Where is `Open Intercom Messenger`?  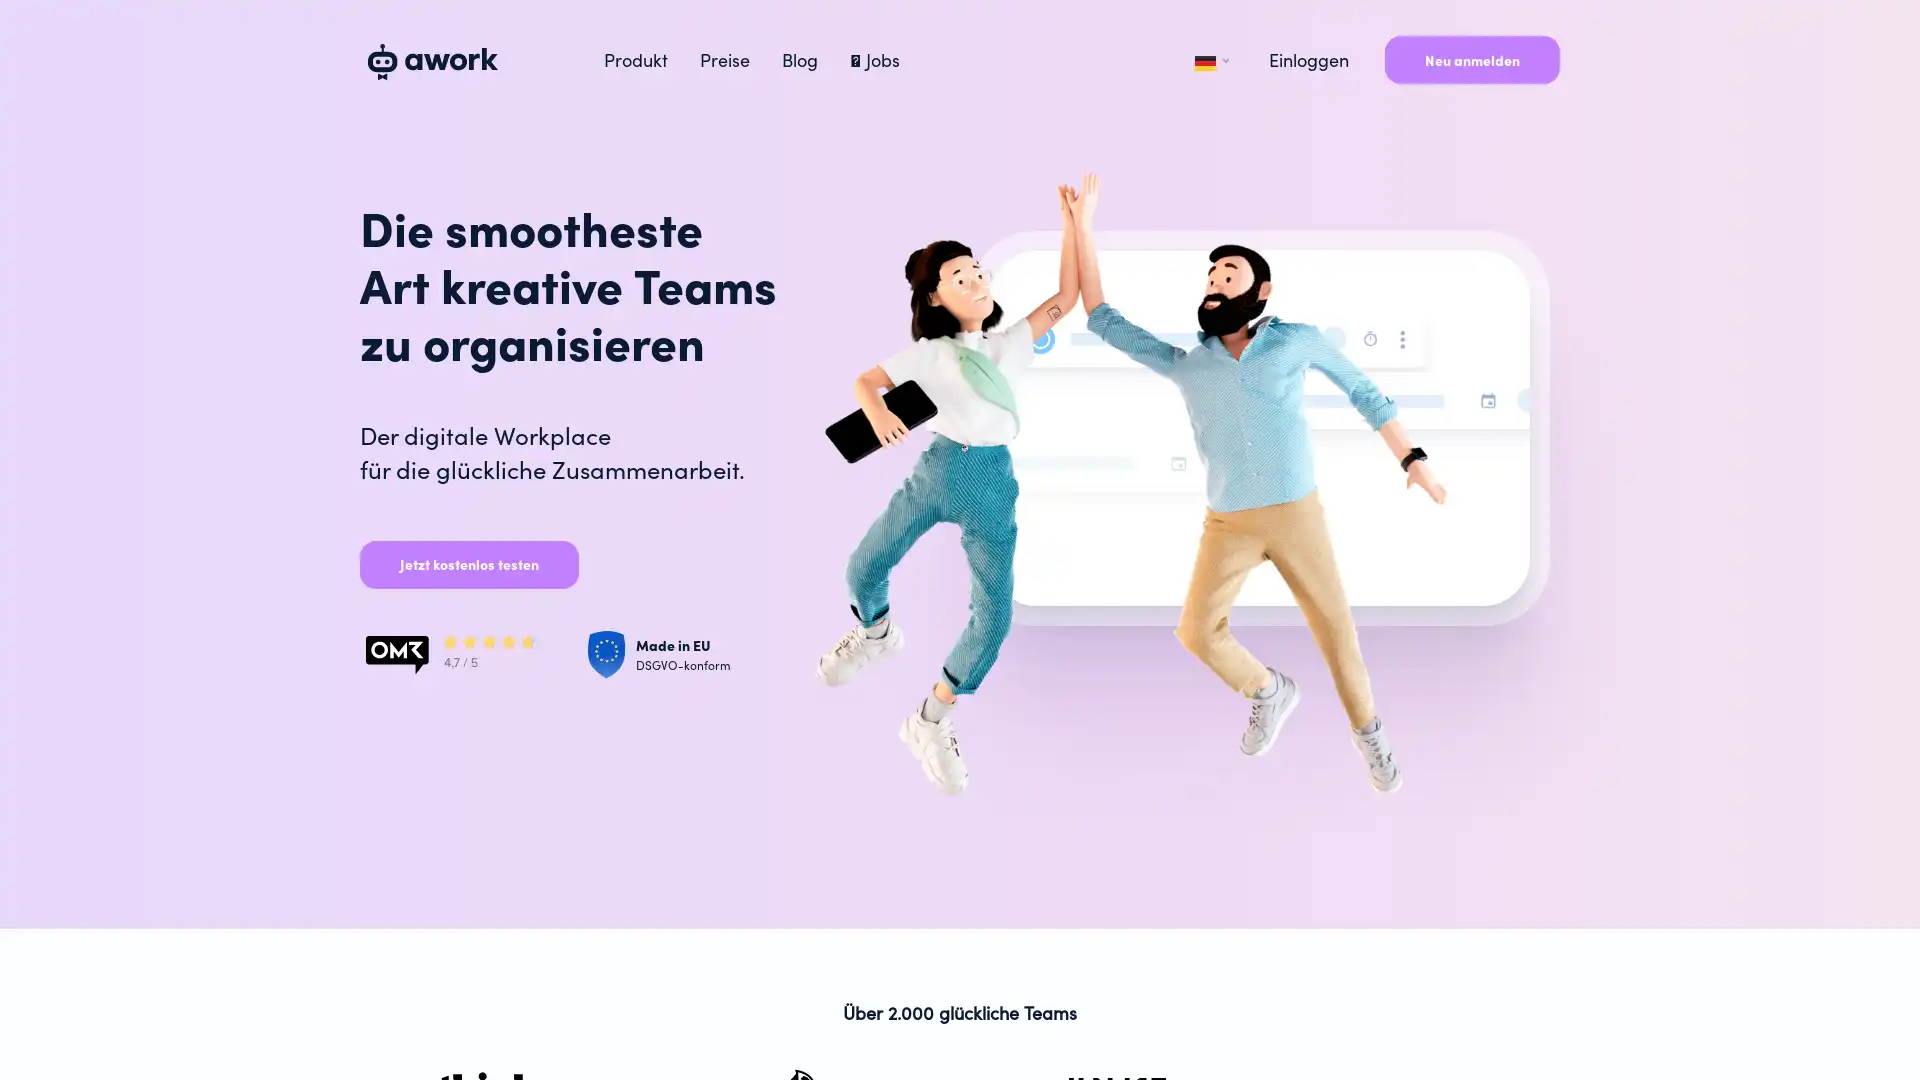
Open Intercom Messenger is located at coordinates (1869, 1029).